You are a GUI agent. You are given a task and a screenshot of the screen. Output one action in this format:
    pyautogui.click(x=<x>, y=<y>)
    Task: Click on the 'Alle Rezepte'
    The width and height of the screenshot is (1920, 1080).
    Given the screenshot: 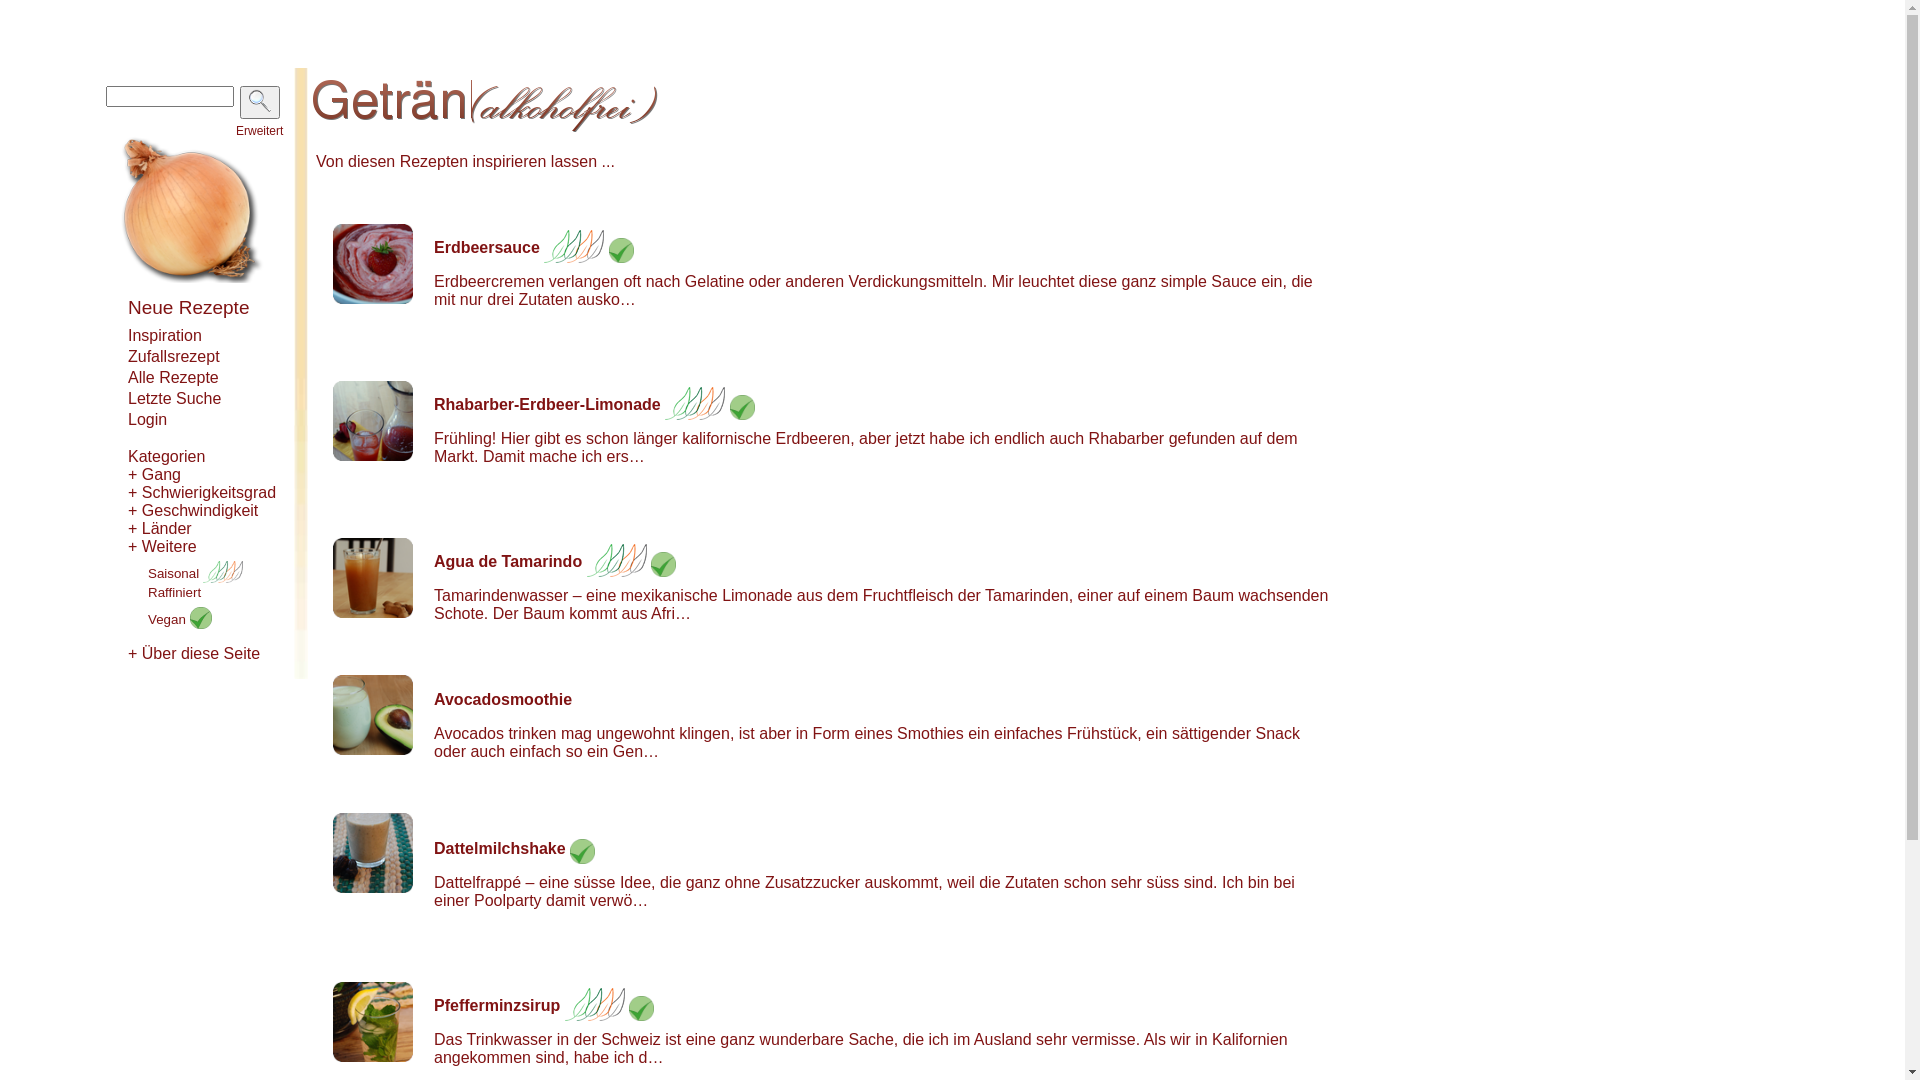 What is the action you would take?
    pyautogui.click(x=173, y=377)
    